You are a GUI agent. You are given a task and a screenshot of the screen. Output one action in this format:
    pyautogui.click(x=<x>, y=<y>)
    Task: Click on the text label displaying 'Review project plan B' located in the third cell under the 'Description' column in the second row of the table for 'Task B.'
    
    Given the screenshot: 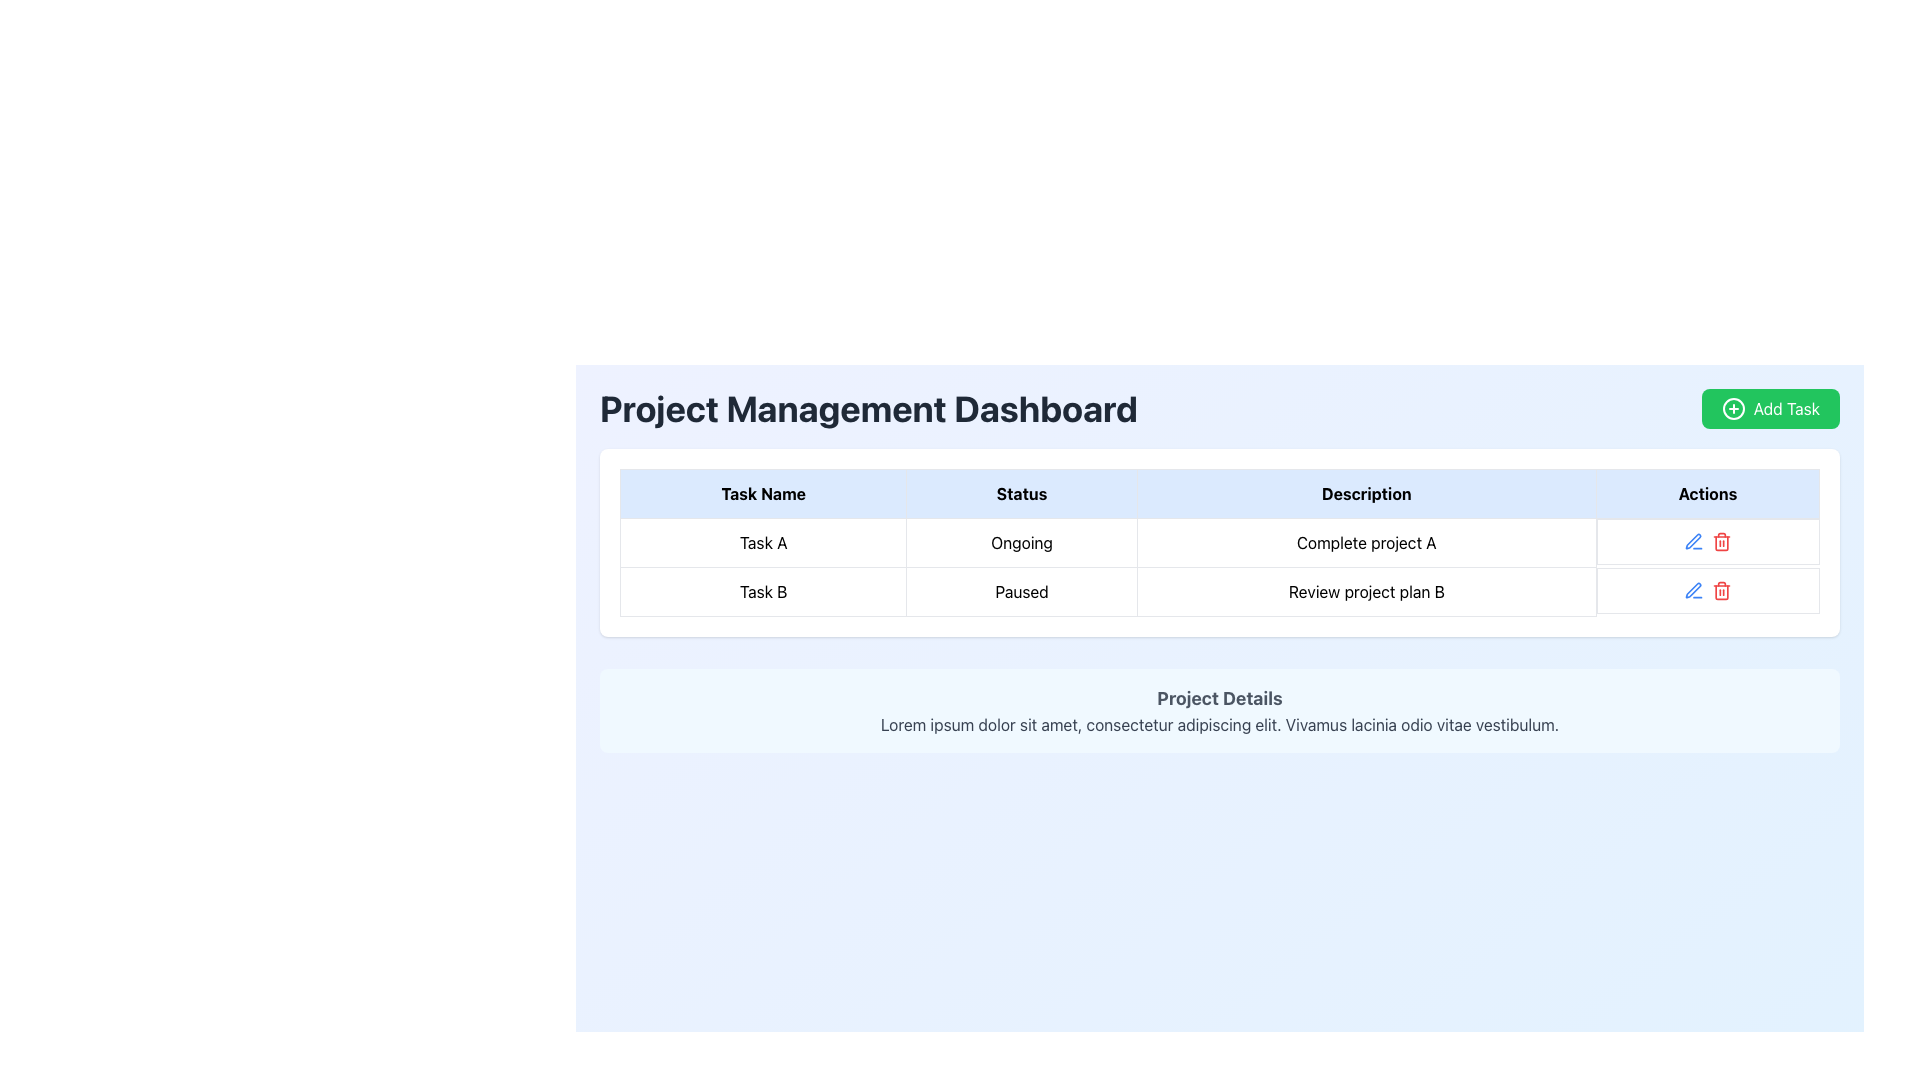 What is the action you would take?
    pyautogui.click(x=1365, y=590)
    